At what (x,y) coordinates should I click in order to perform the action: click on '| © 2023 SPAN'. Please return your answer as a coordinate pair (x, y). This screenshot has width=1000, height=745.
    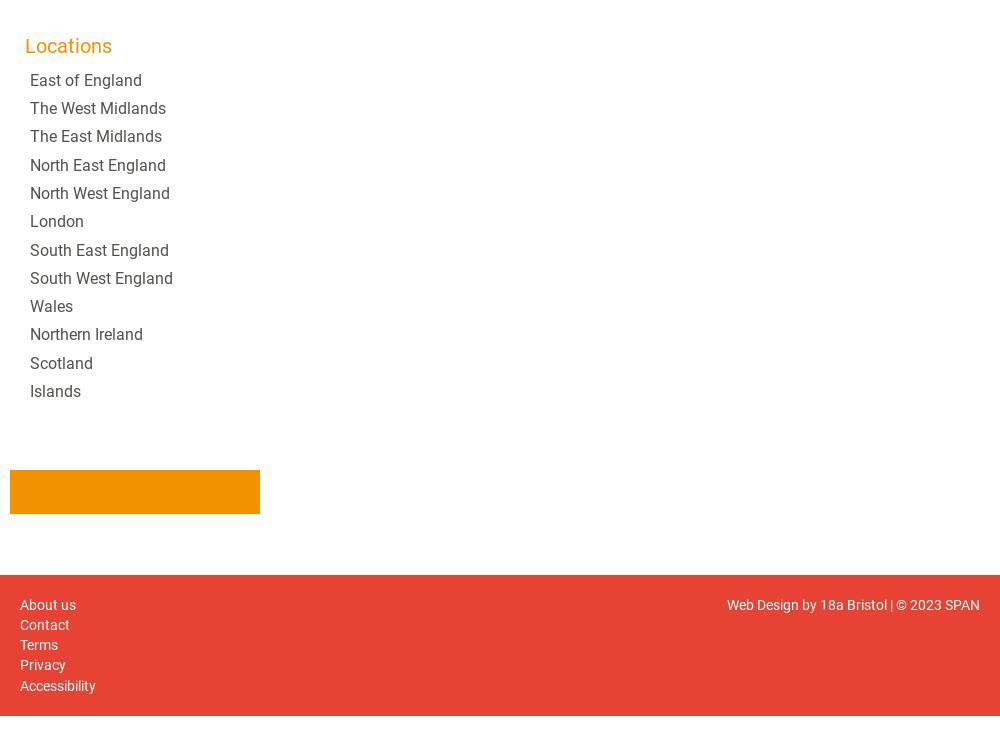
    Looking at the image, I should click on (933, 602).